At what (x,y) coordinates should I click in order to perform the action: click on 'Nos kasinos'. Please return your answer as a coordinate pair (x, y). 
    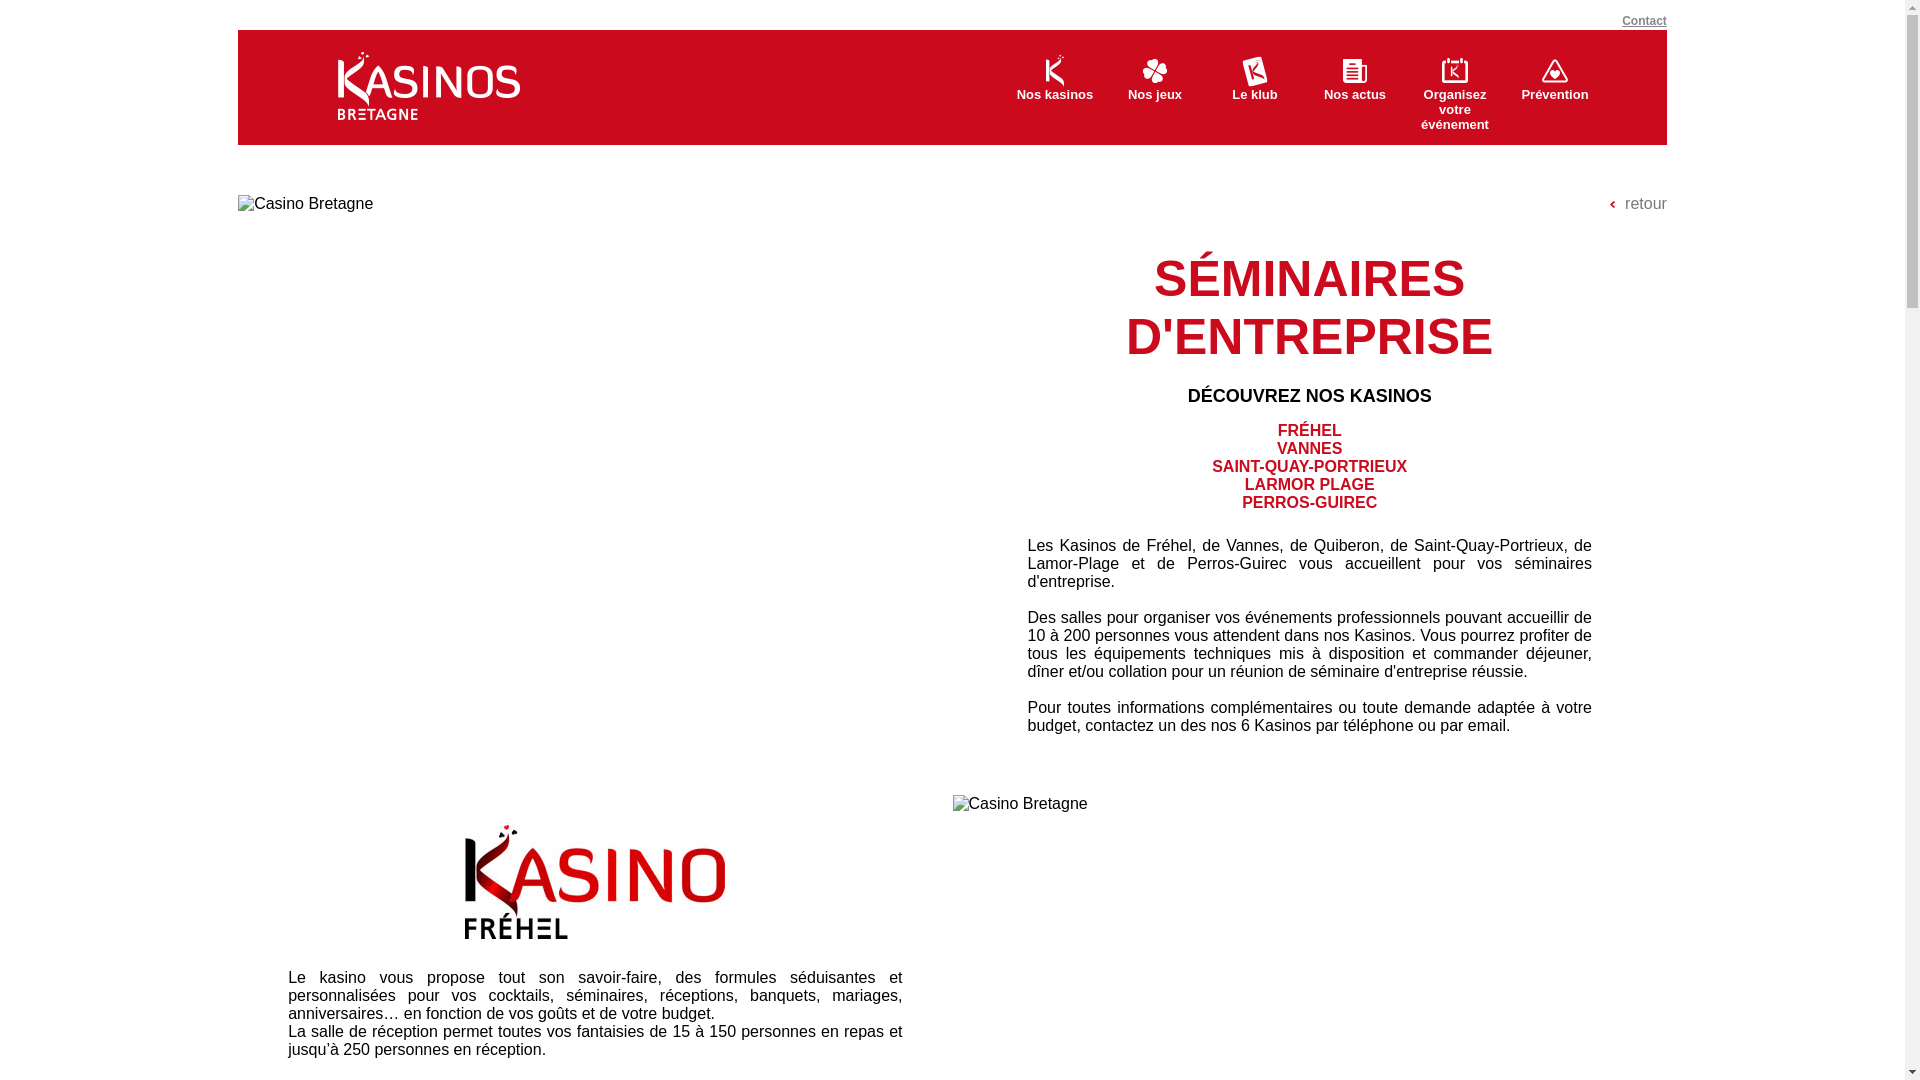
    Looking at the image, I should click on (1054, 86).